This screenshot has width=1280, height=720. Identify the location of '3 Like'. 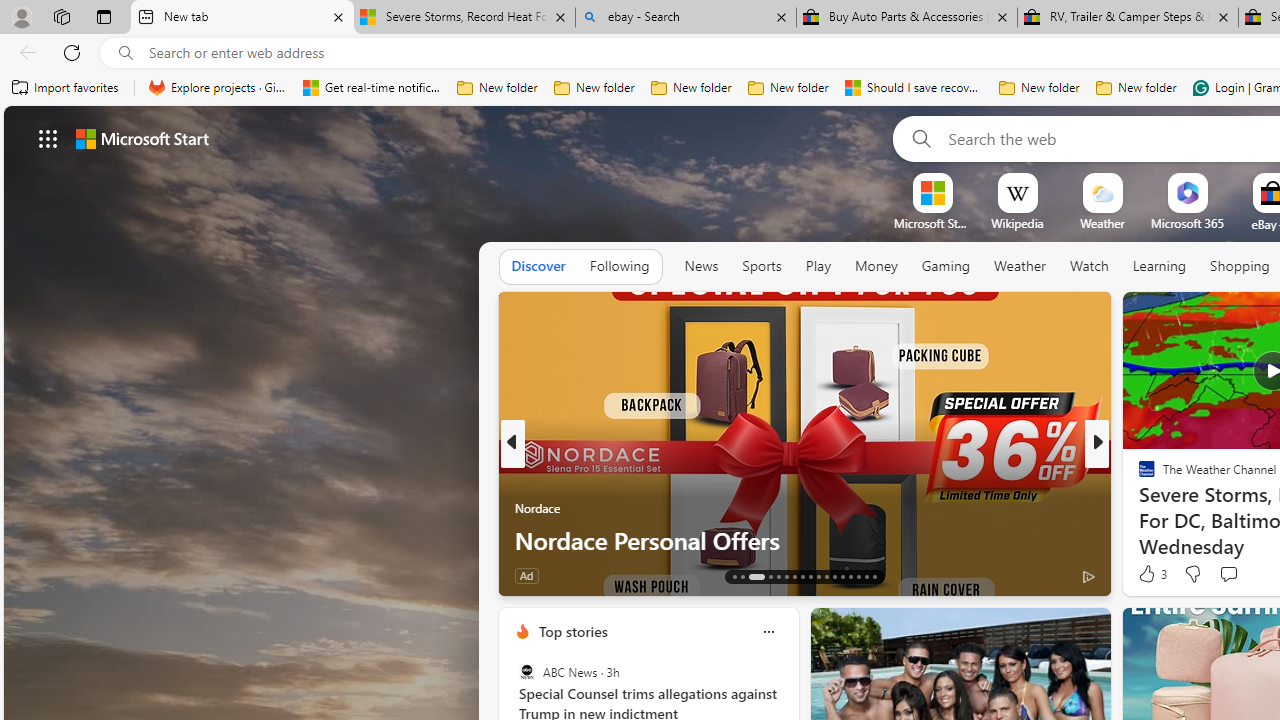
(1151, 574).